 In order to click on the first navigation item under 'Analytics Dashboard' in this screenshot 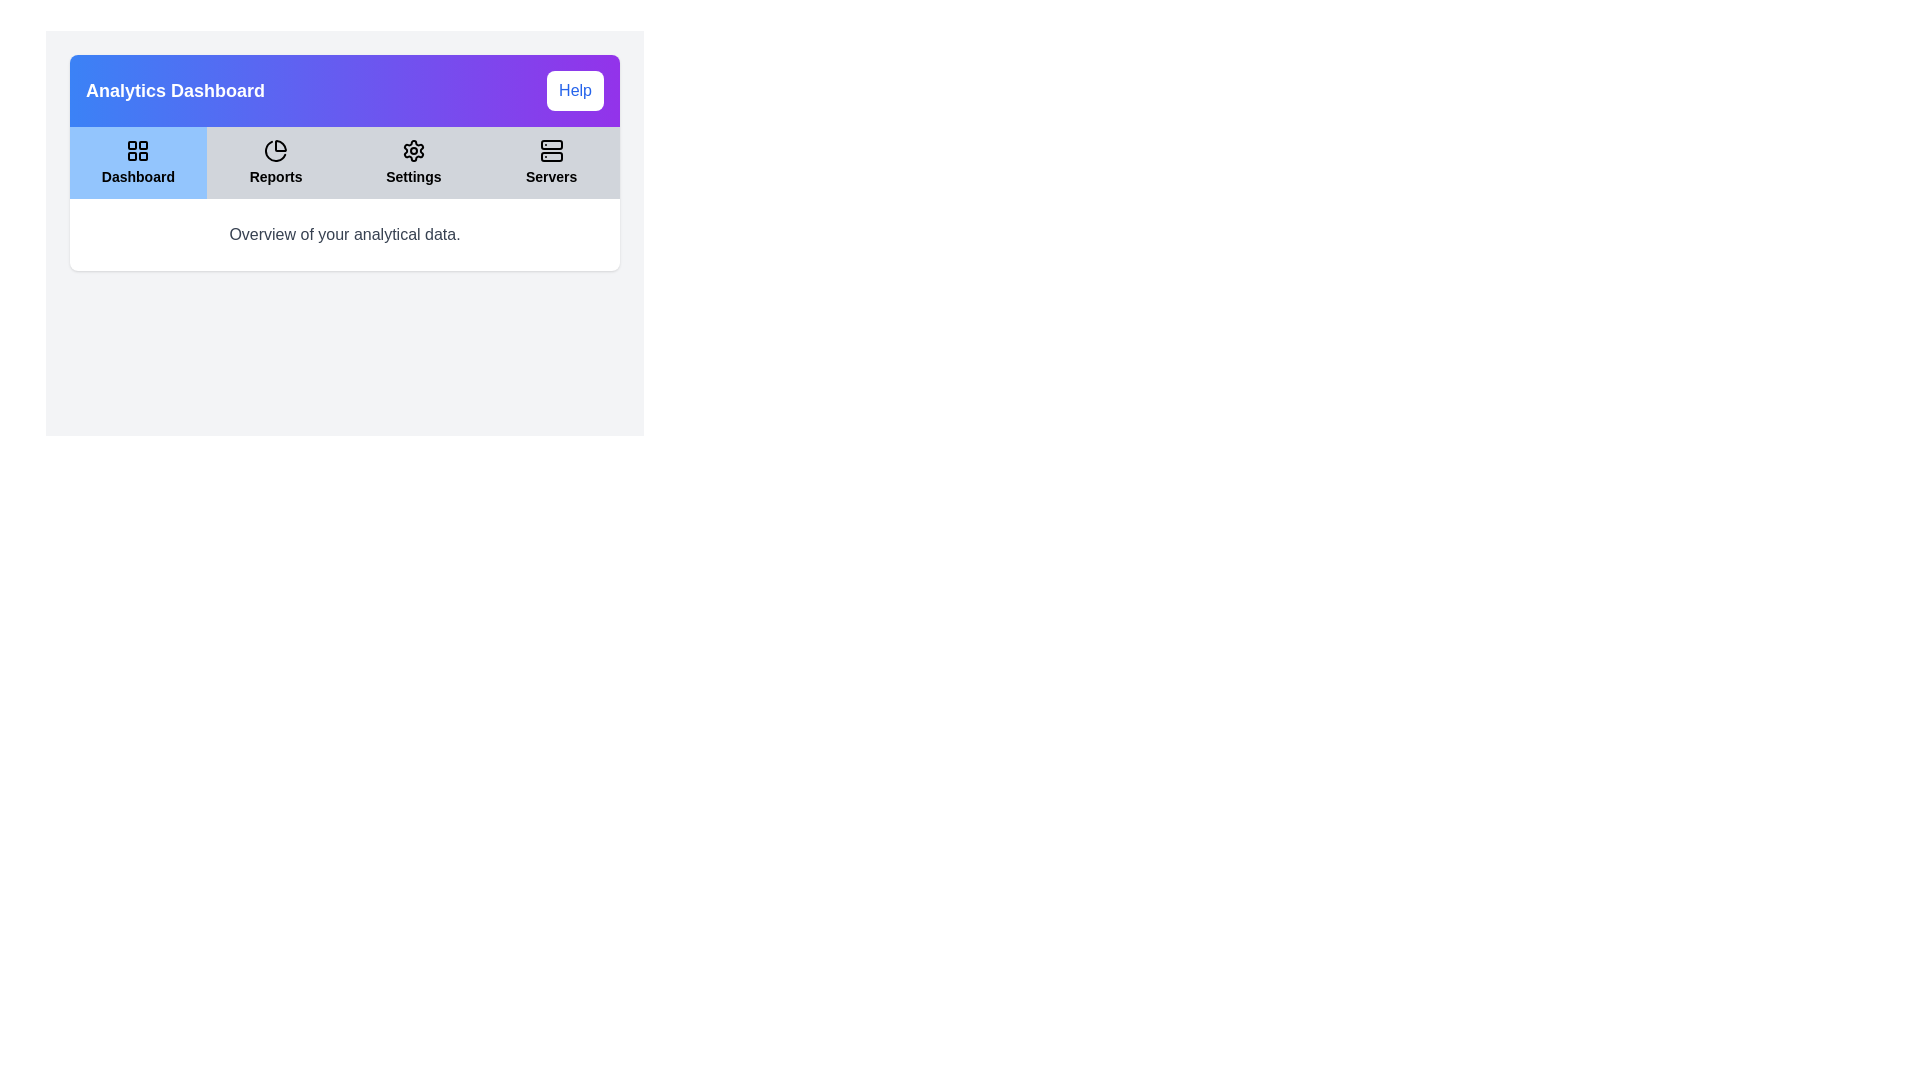, I will do `click(137, 161)`.